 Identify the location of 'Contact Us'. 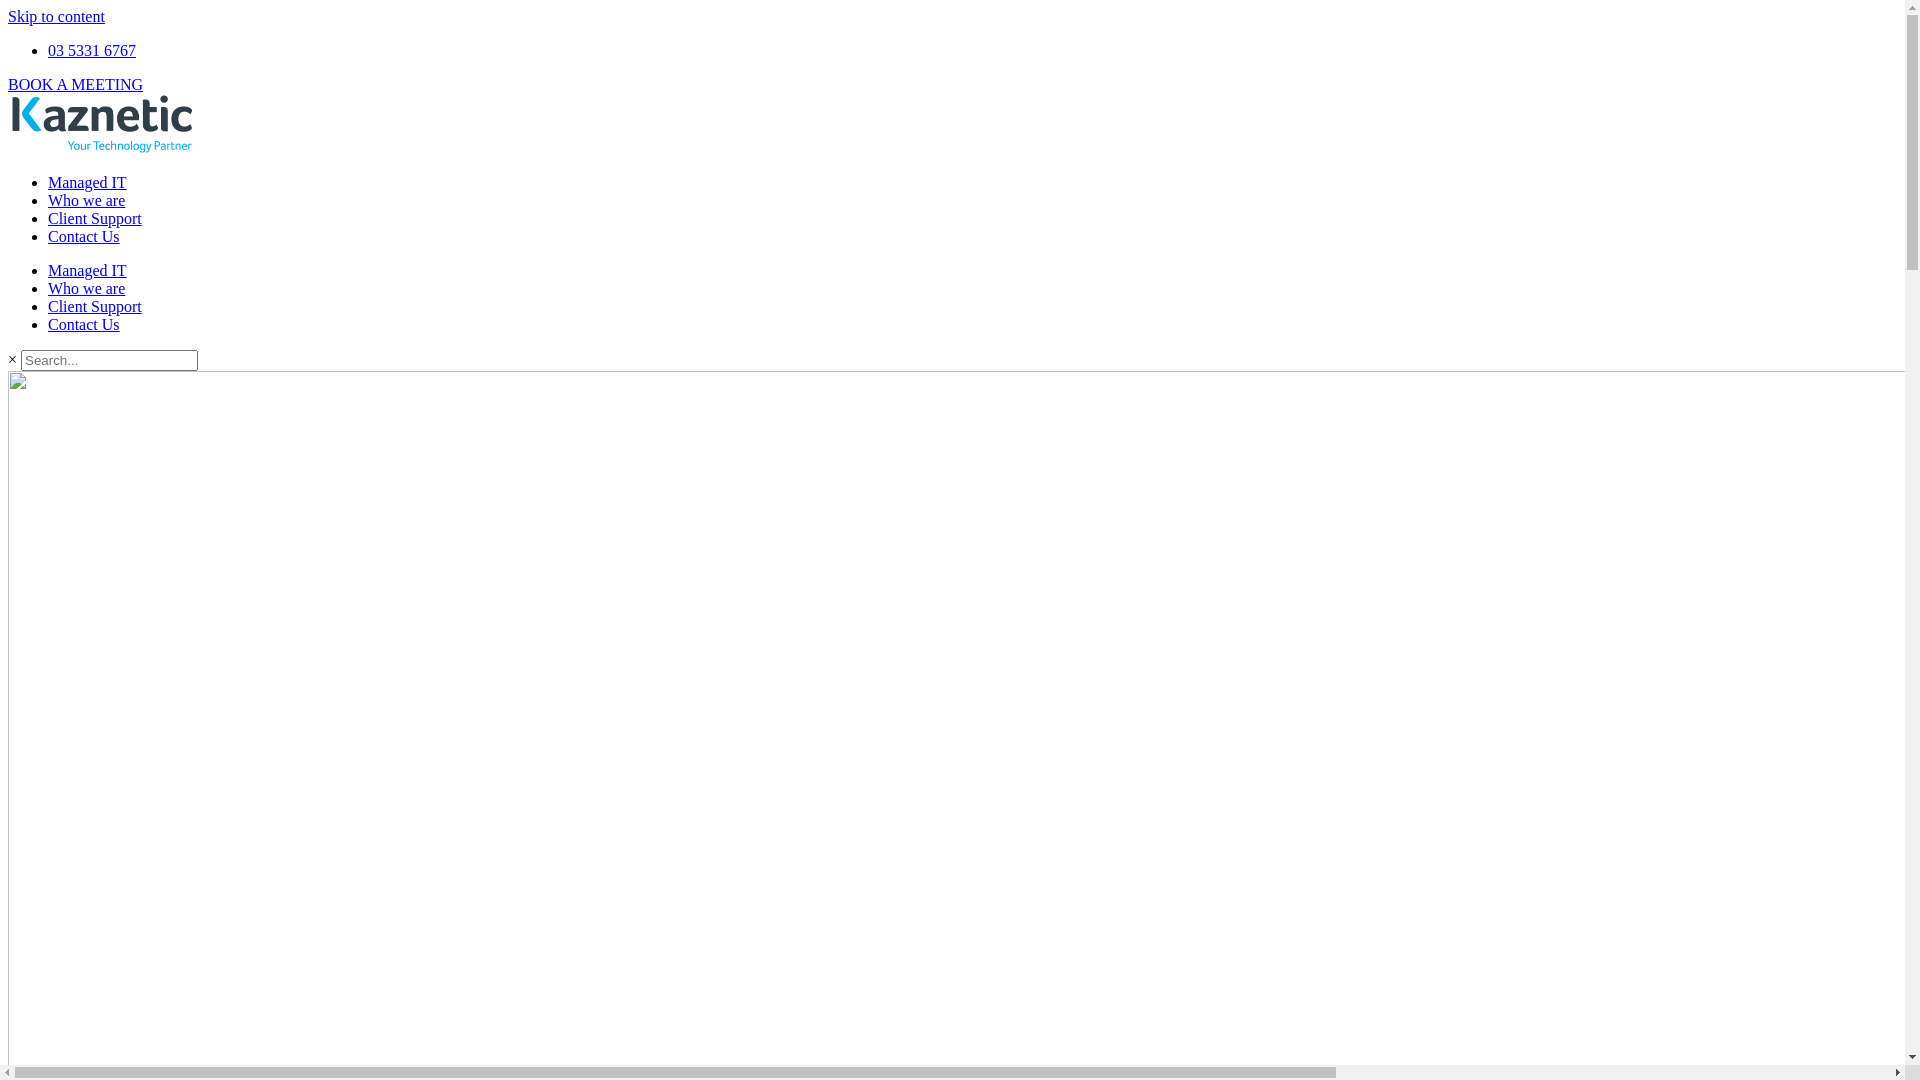
(82, 323).